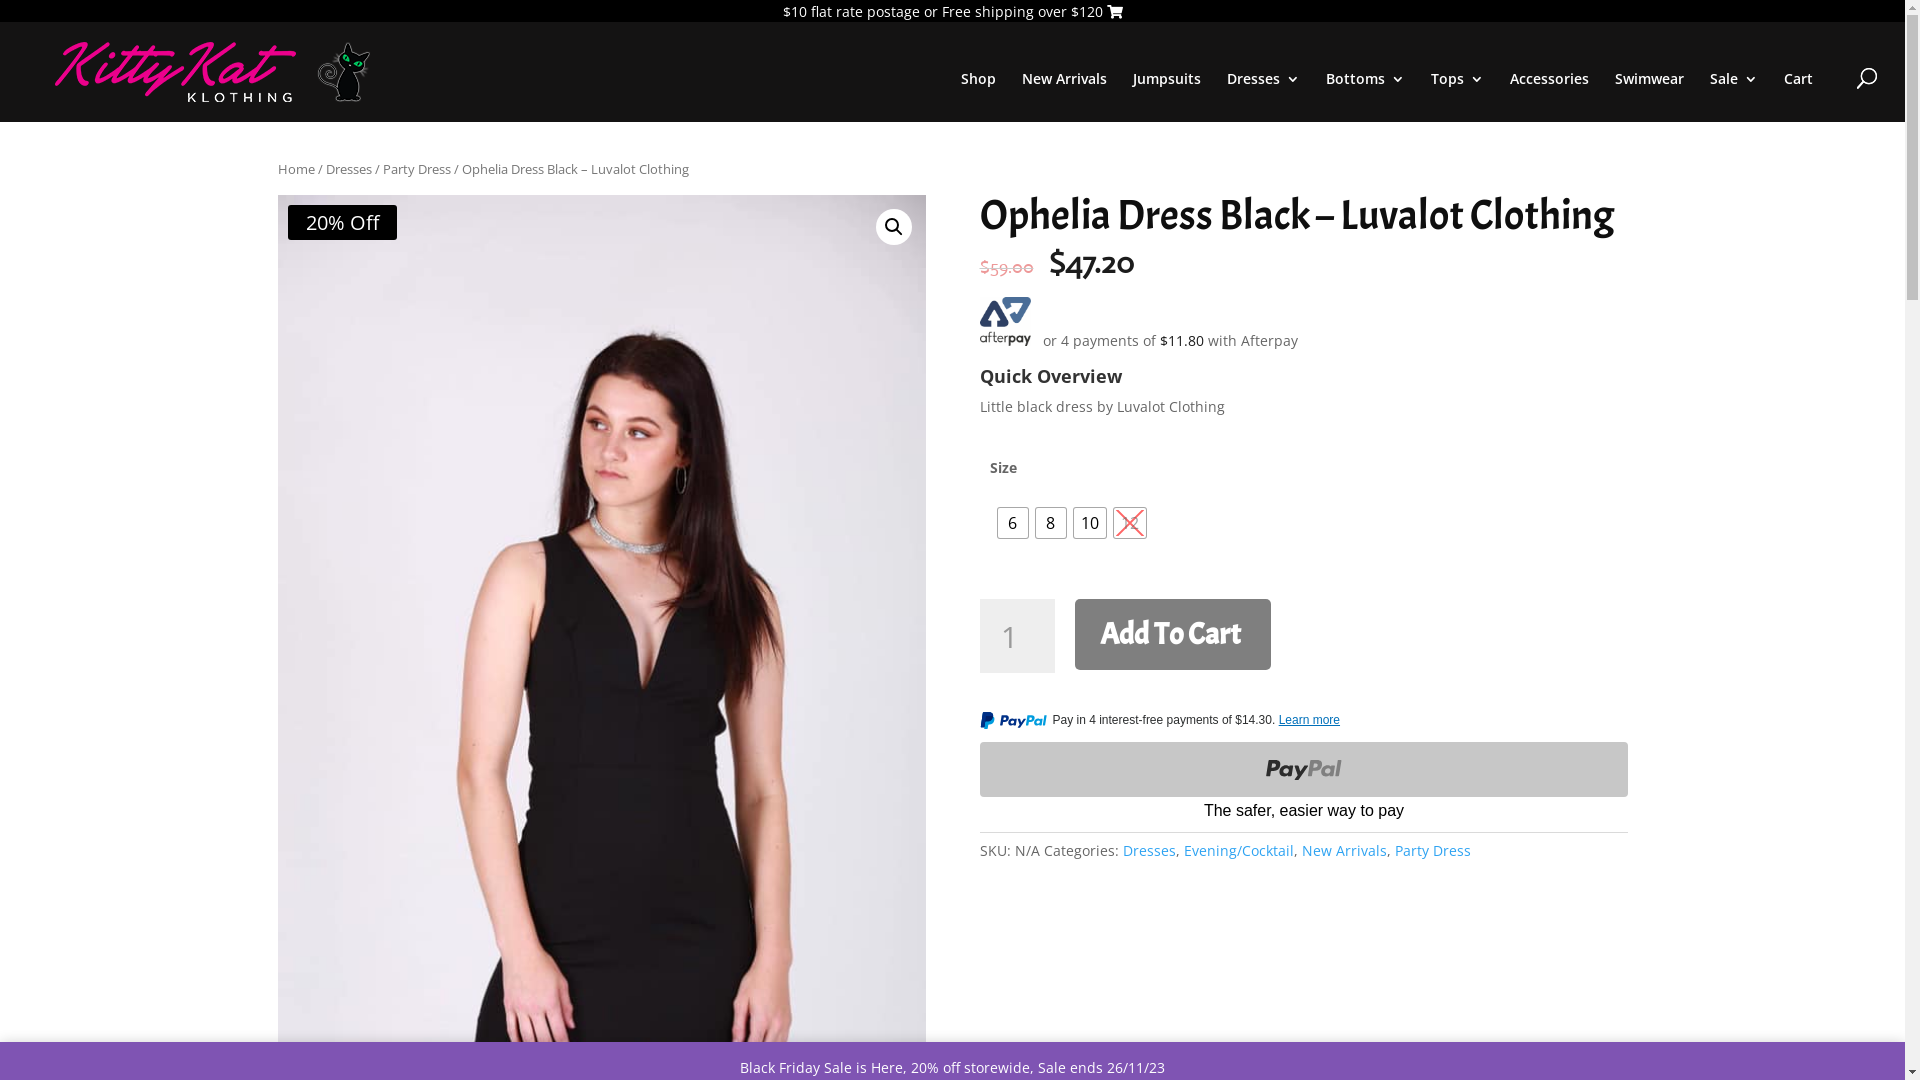 This screenshot has width=1920, height=1080. What do you see at coordinates (1708, 95) in the screenshot?
I see `'Sale'` at bounding box center [1708, 95].